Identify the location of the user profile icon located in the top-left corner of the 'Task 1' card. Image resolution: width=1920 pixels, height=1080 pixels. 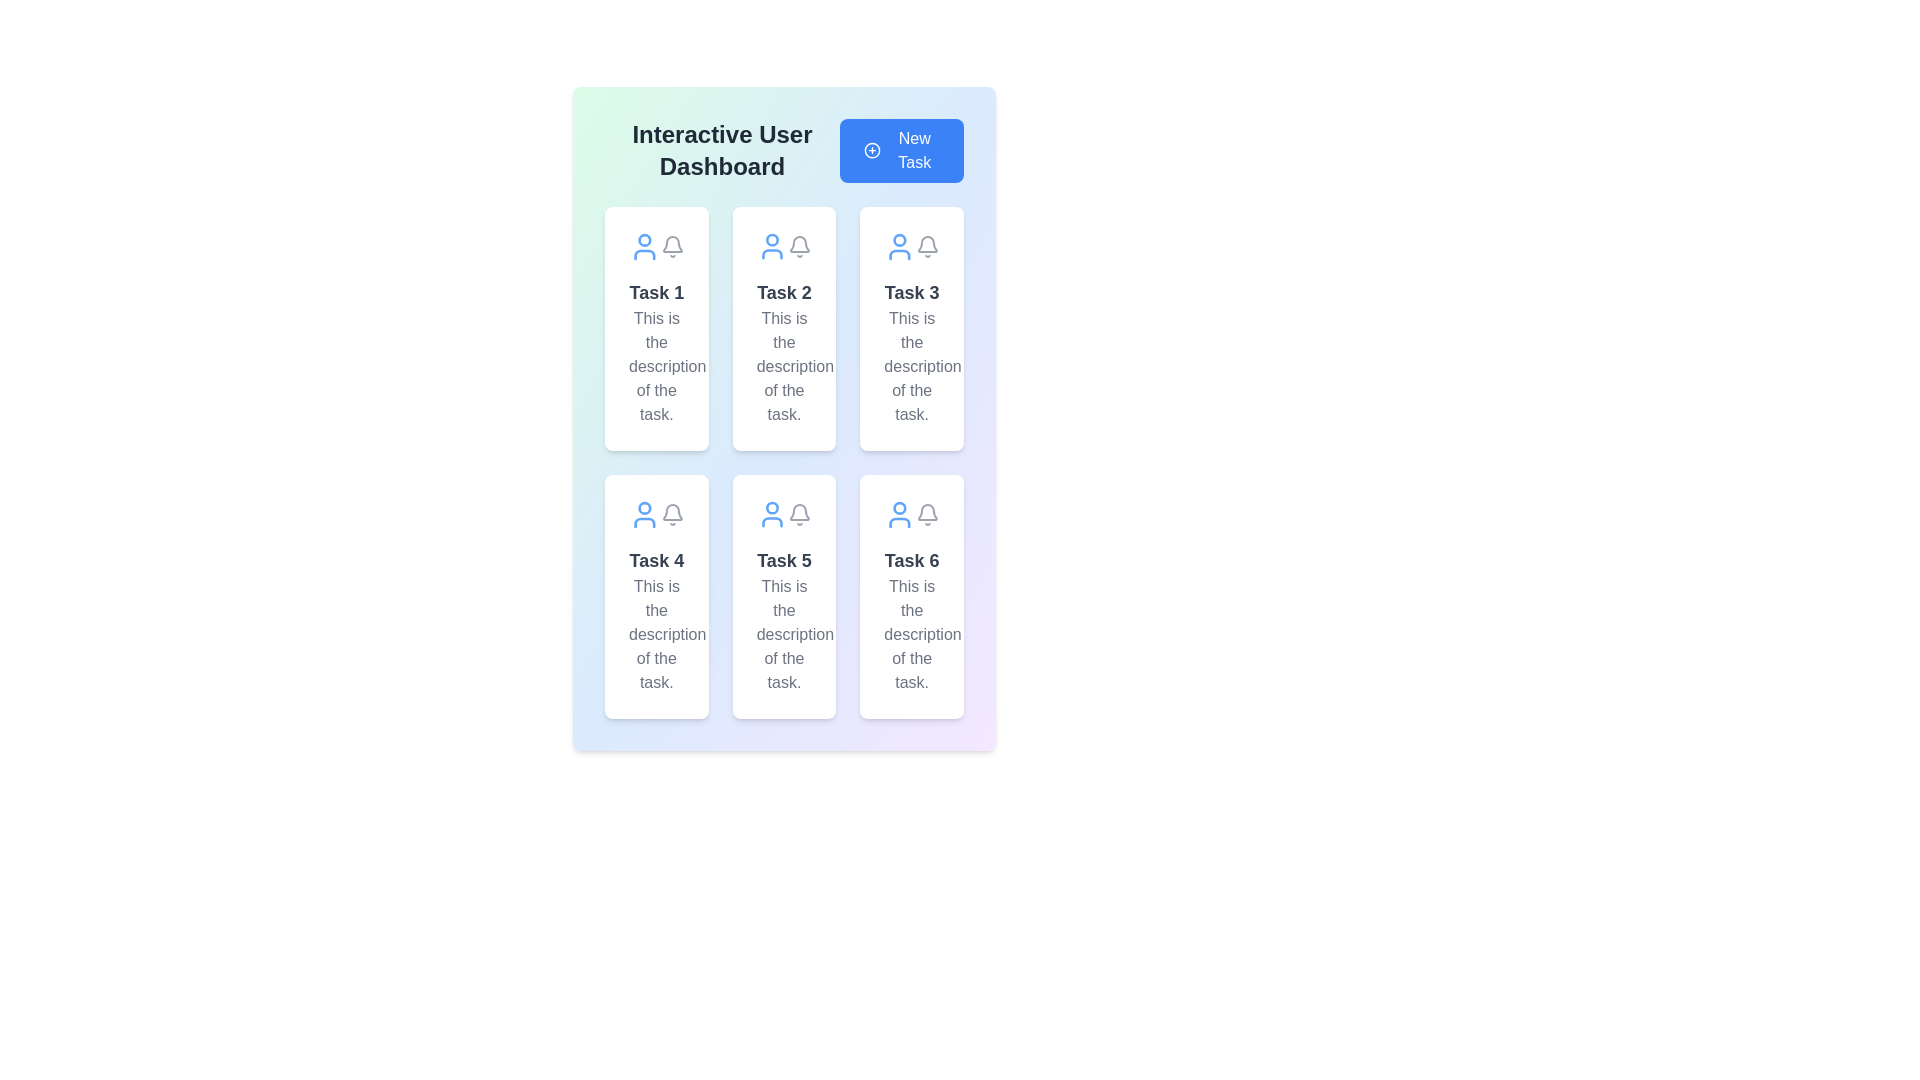
(644, 245).